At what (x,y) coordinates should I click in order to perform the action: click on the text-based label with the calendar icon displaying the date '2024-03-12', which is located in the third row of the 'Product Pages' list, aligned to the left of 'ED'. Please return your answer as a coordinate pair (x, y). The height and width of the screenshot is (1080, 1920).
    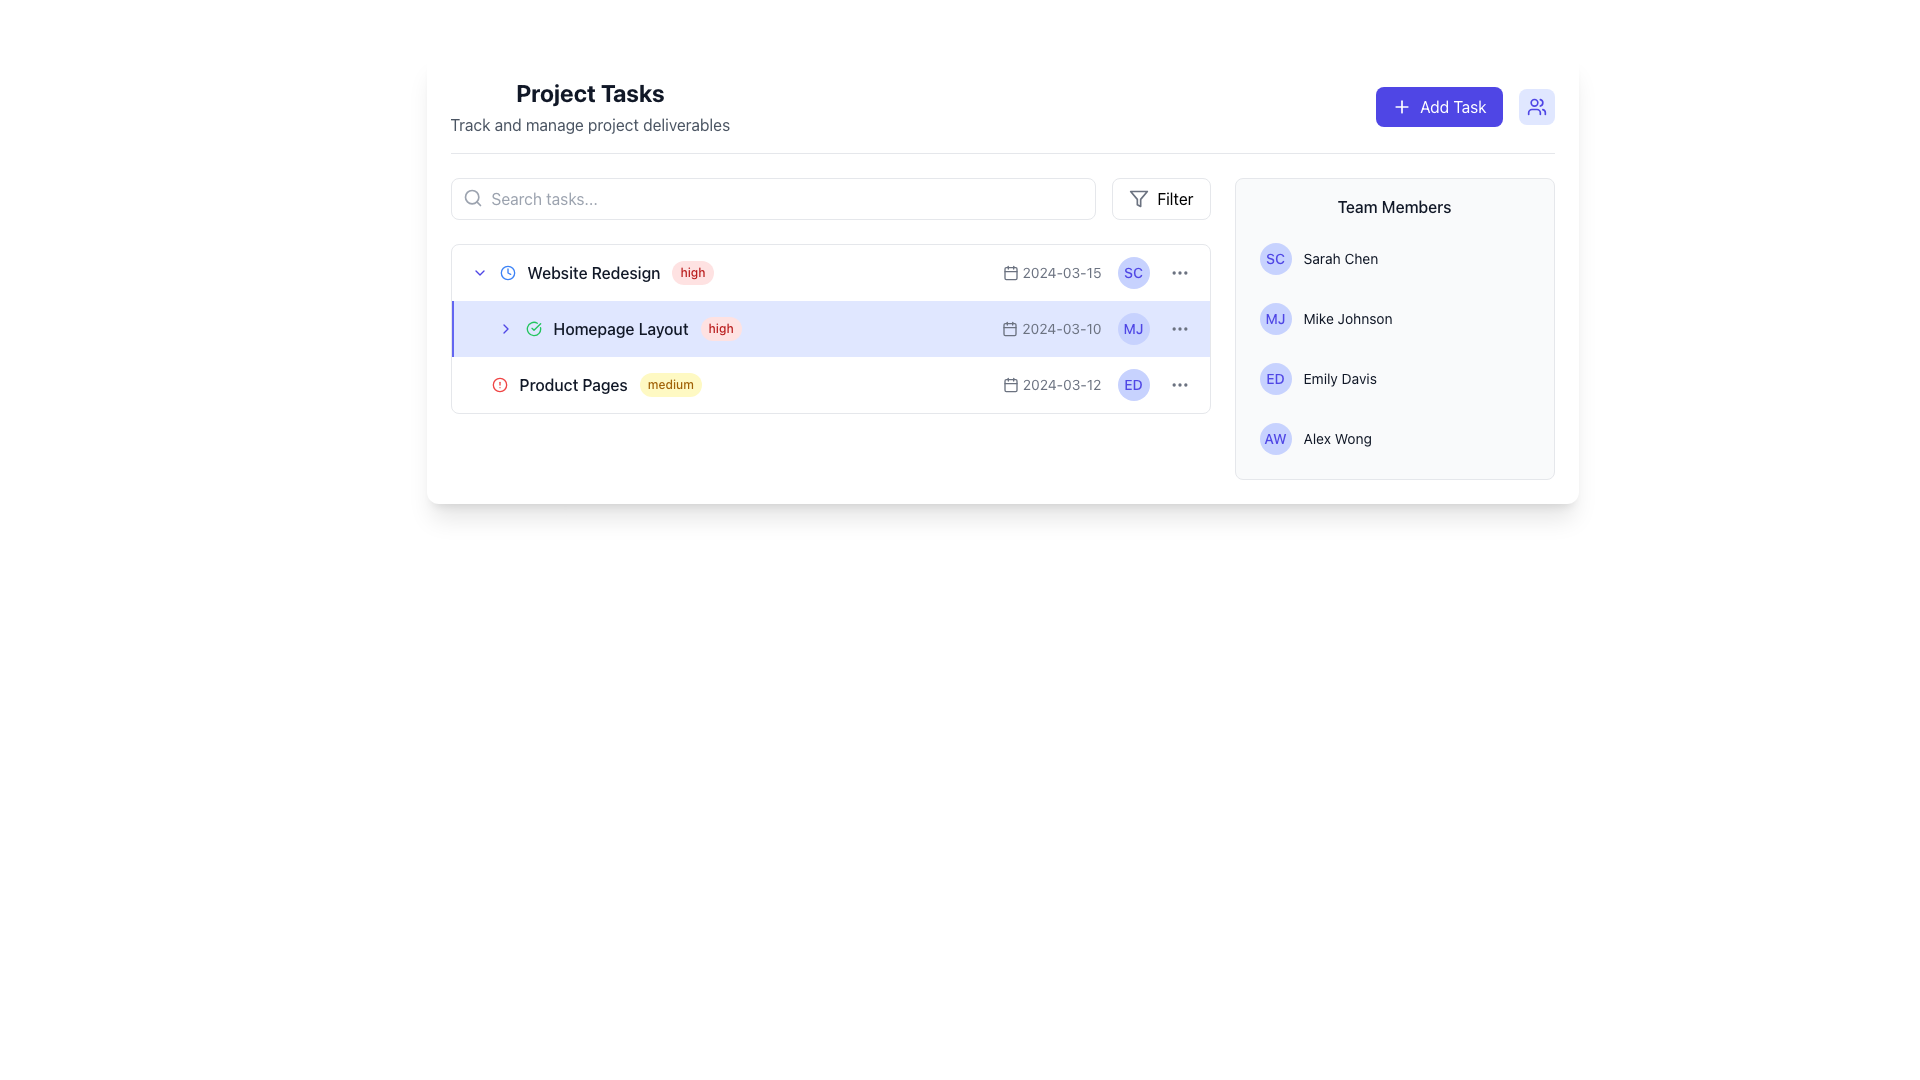
    Looking at the image, I should click on (1051, 385).